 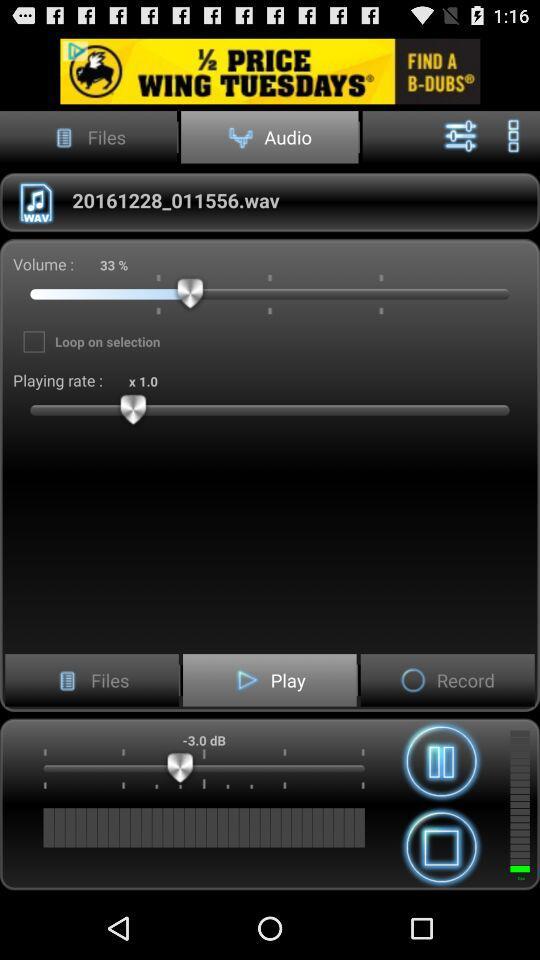 I want to click on the sliders icon, so click(x=461, y=144).